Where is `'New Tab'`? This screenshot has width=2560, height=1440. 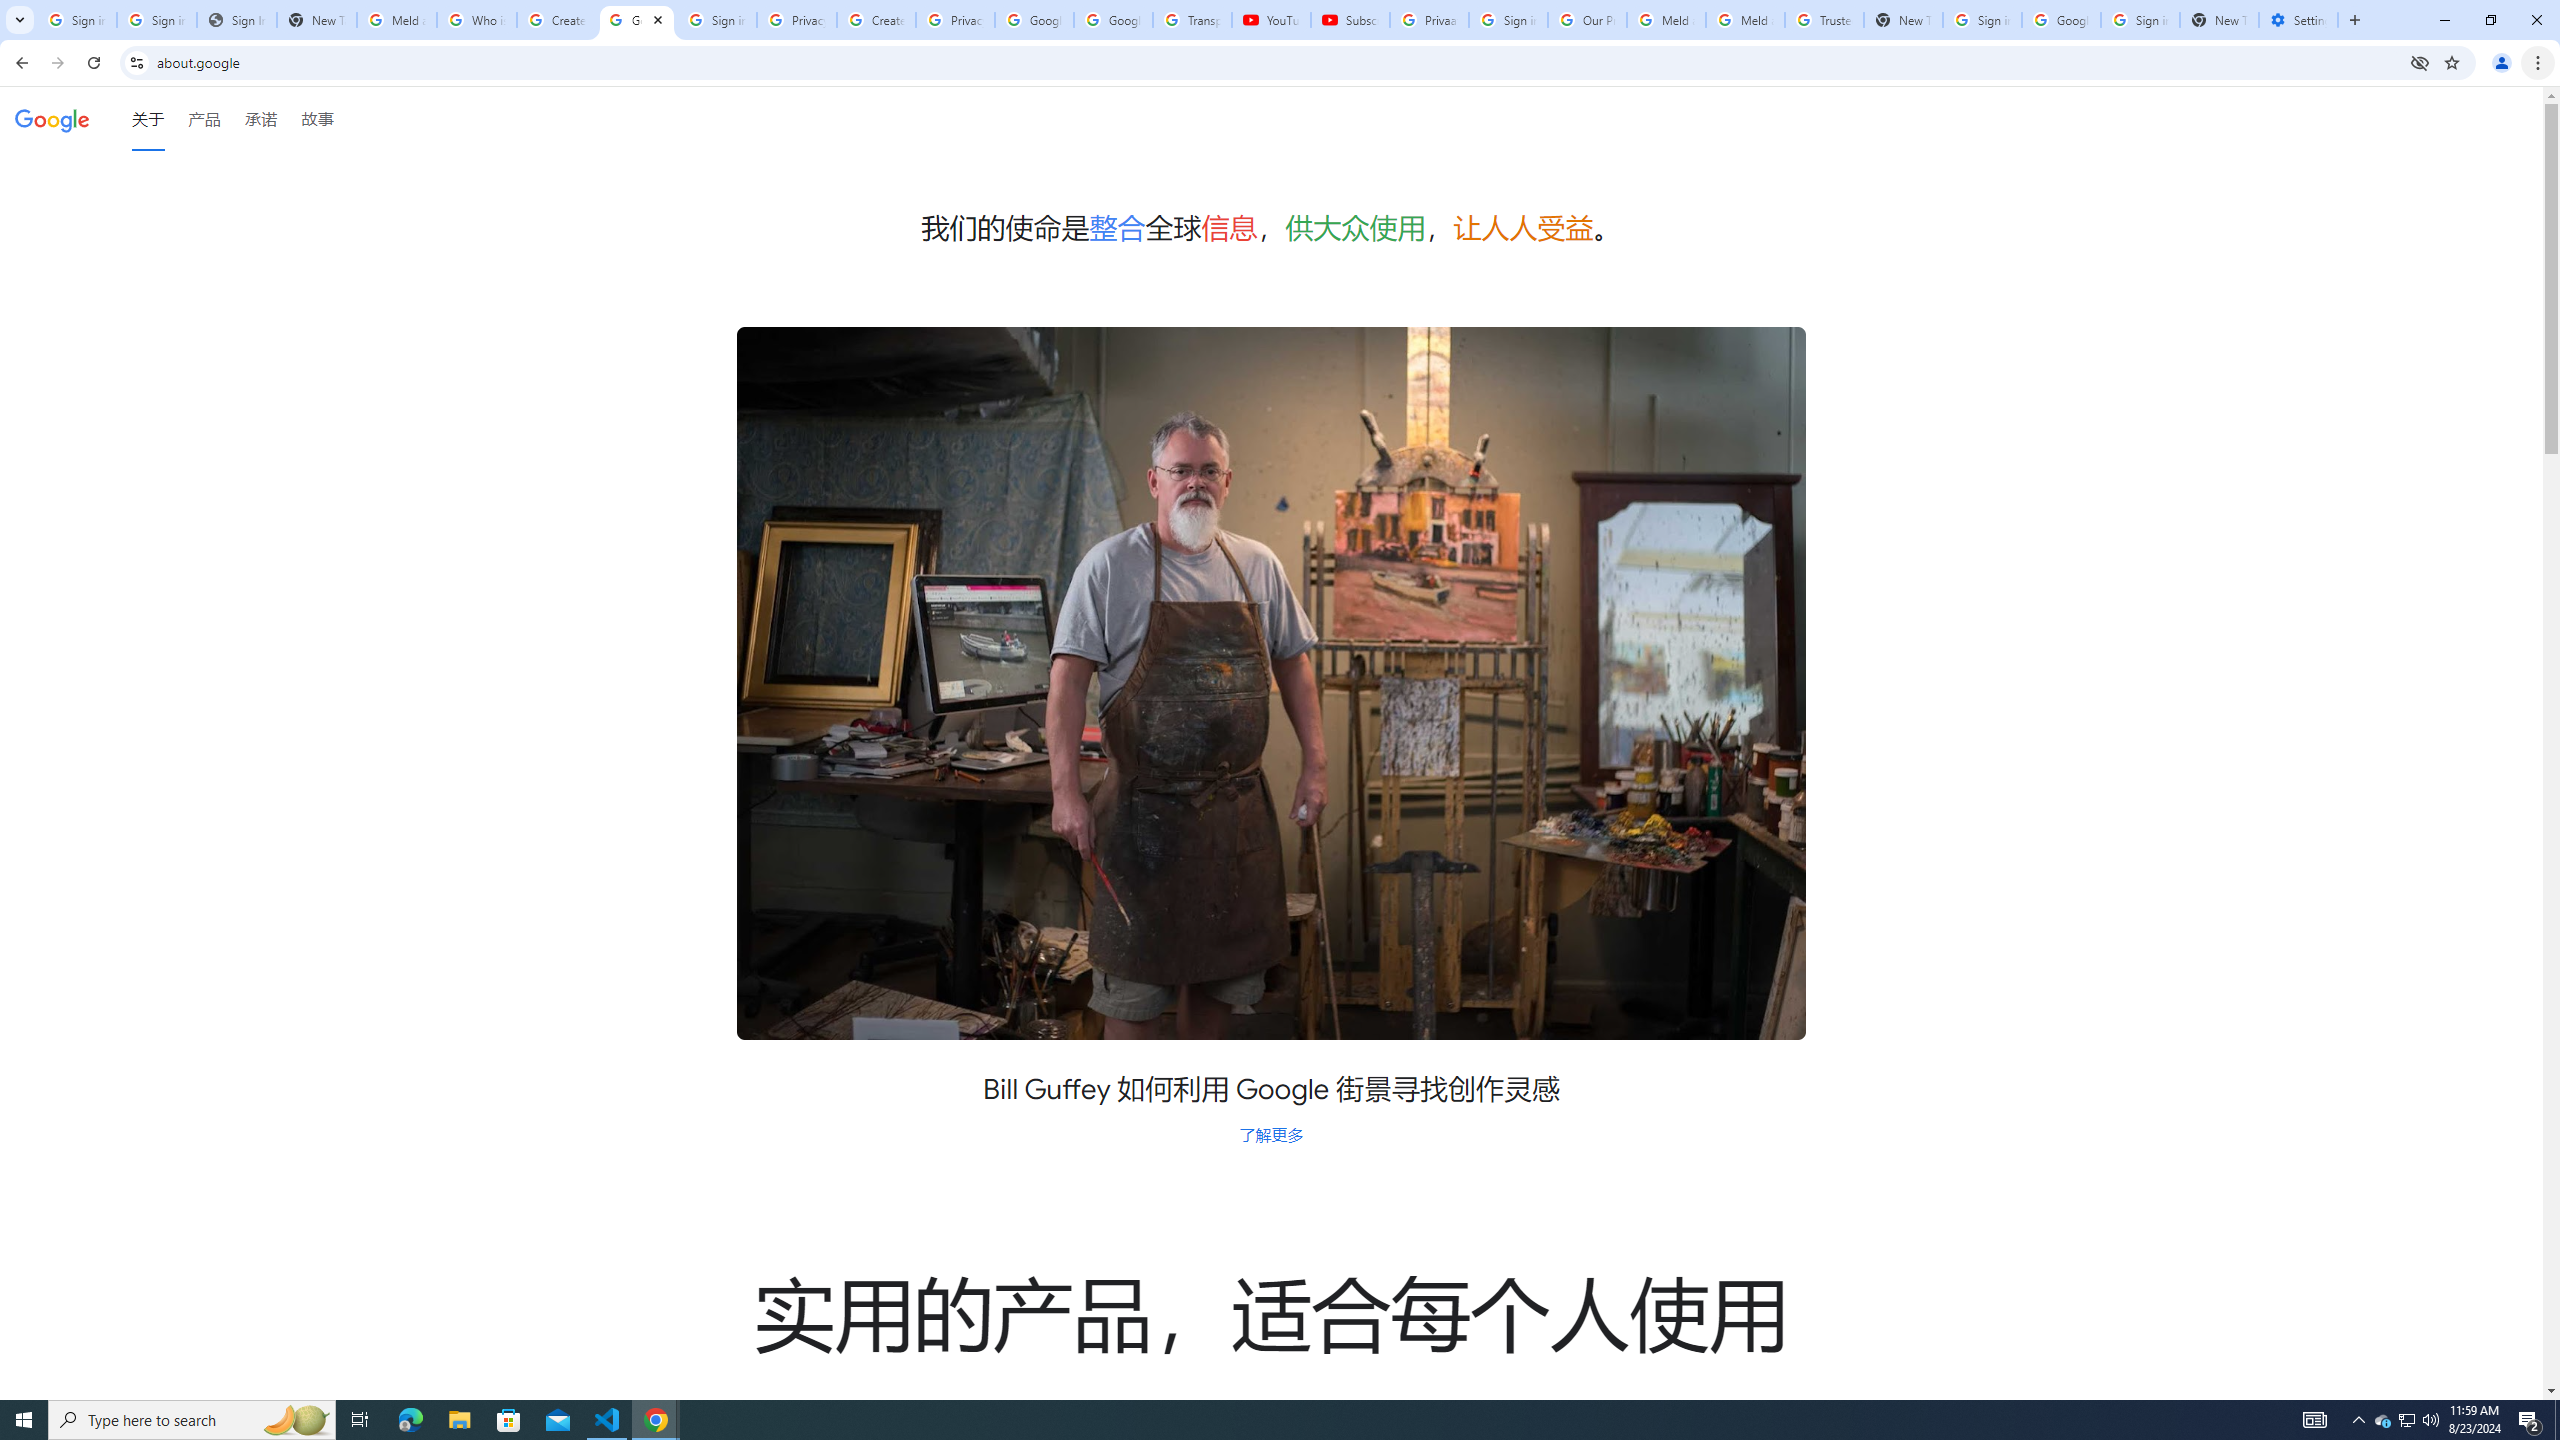 'New Tab' is located at coordinates (2218, 19).